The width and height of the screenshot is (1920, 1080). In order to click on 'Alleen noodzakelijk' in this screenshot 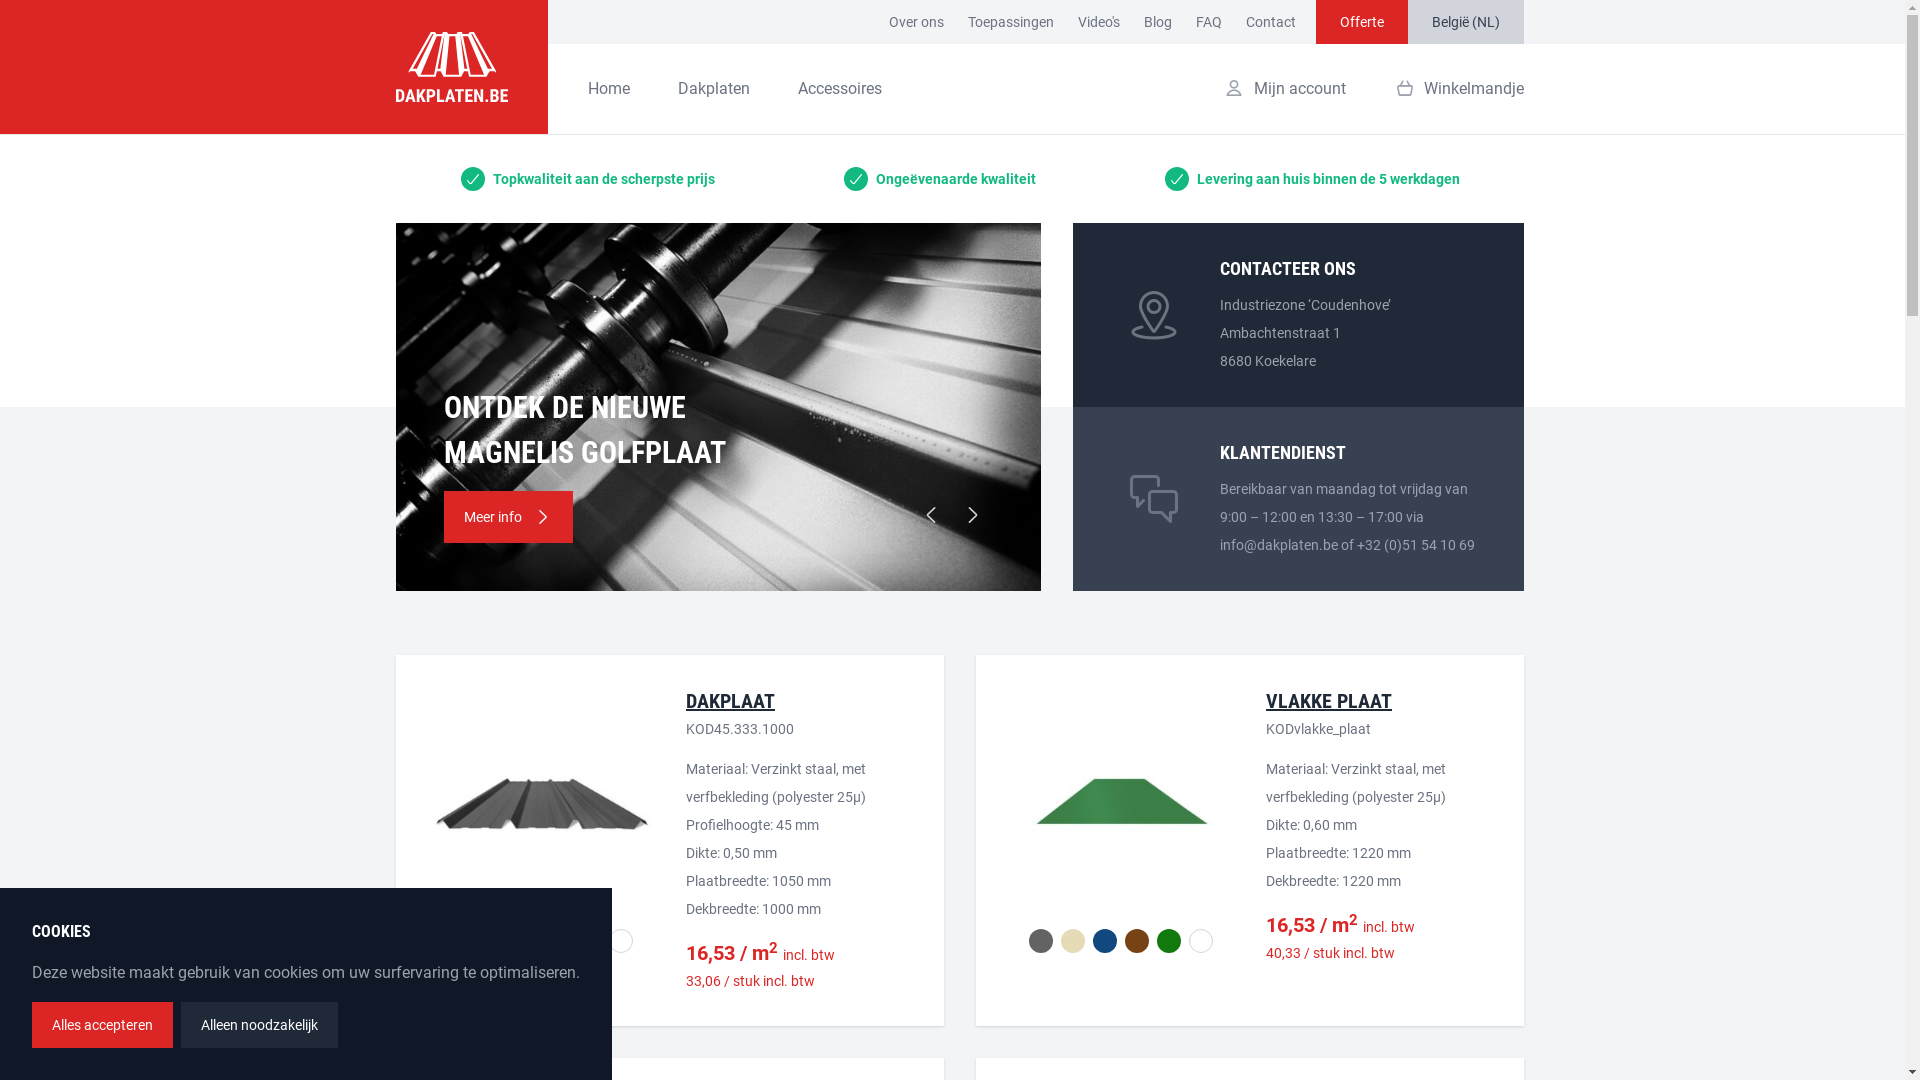, I will do `click(258, 1025)`.